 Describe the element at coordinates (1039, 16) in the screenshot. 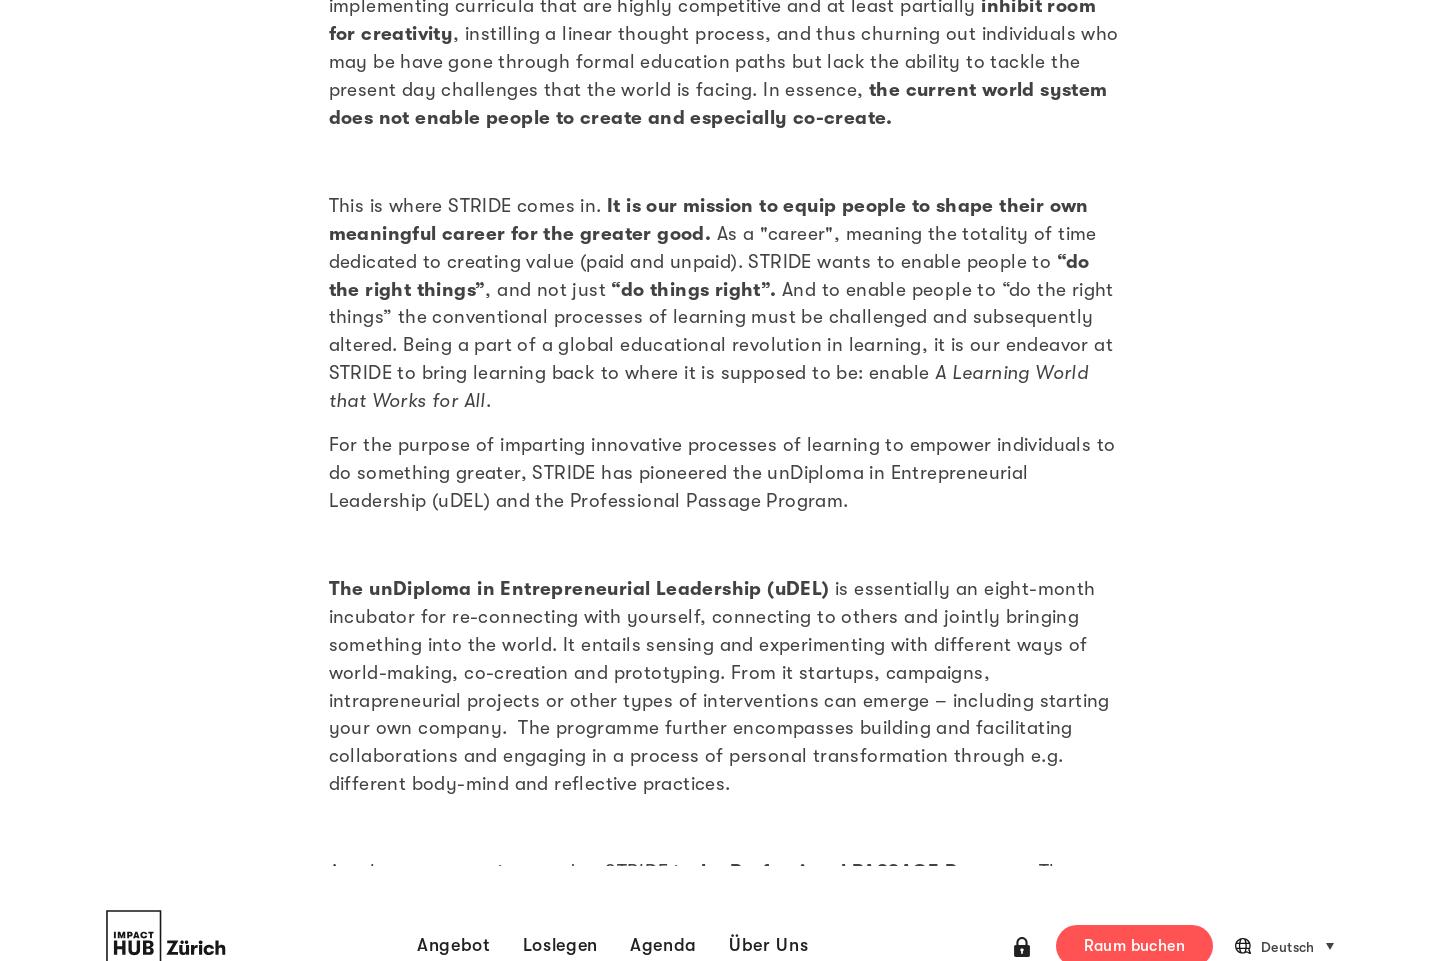

I see `'13/08/2020'` at that location.